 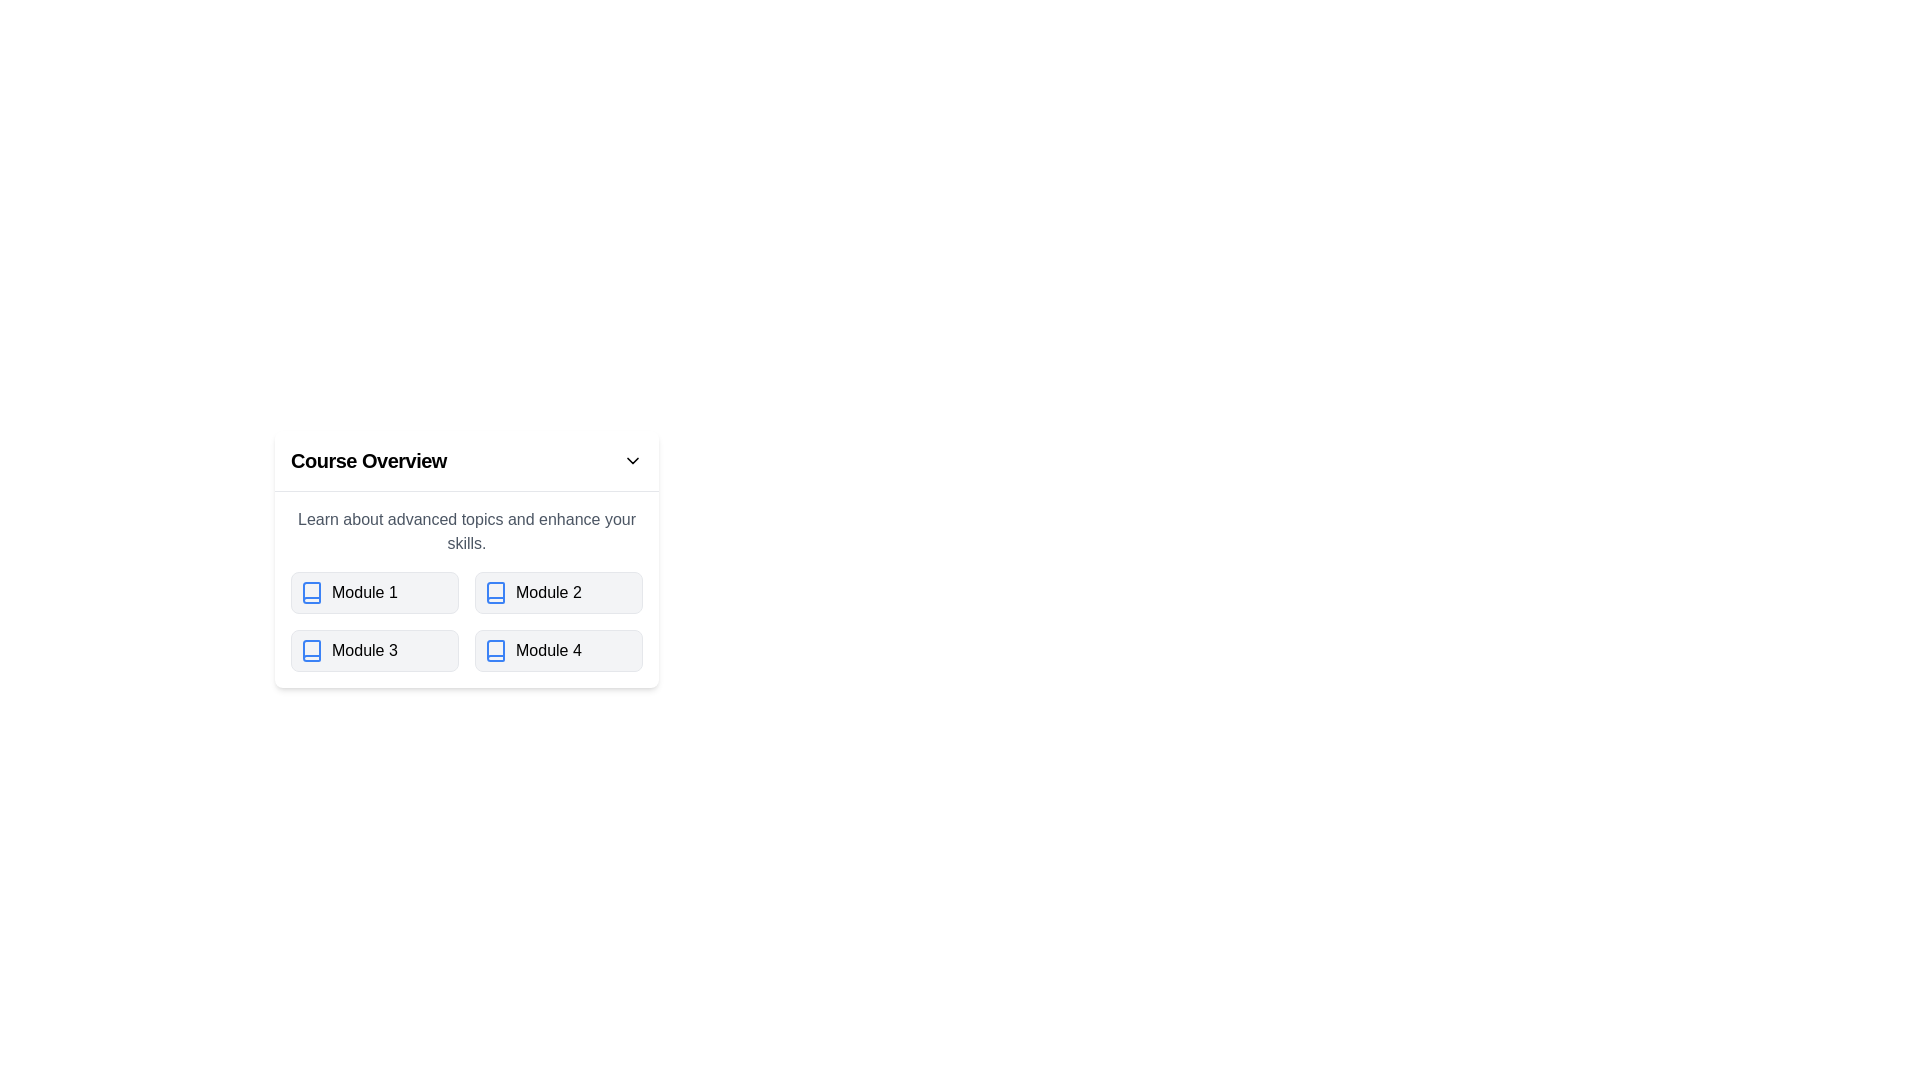 What do you see at coordinates (627, 559) in the screenshot?
I see `the panel titled 'Course Overview' that contains a description and a grid layout of modules` at bounding box center [627, 559].